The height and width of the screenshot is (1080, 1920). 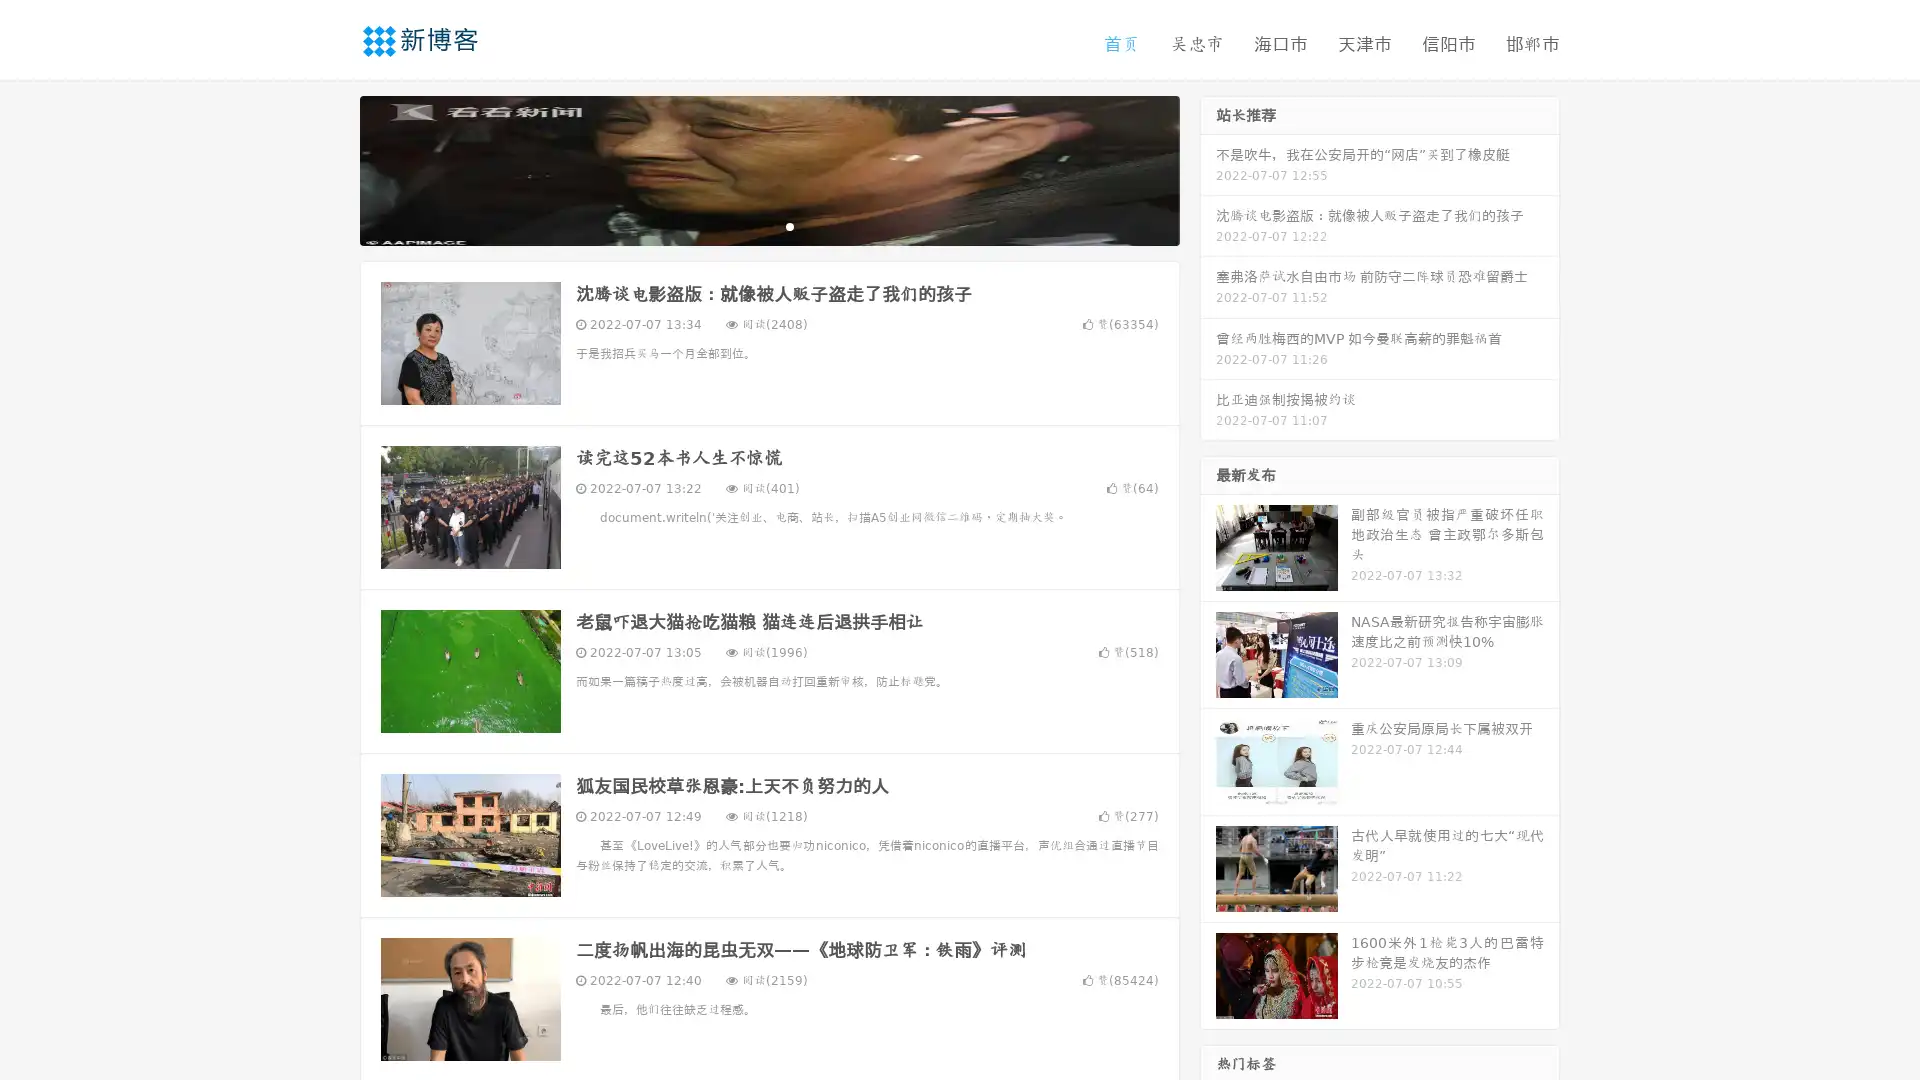 I want to click on Previous slide, so click(x=330, y=168).